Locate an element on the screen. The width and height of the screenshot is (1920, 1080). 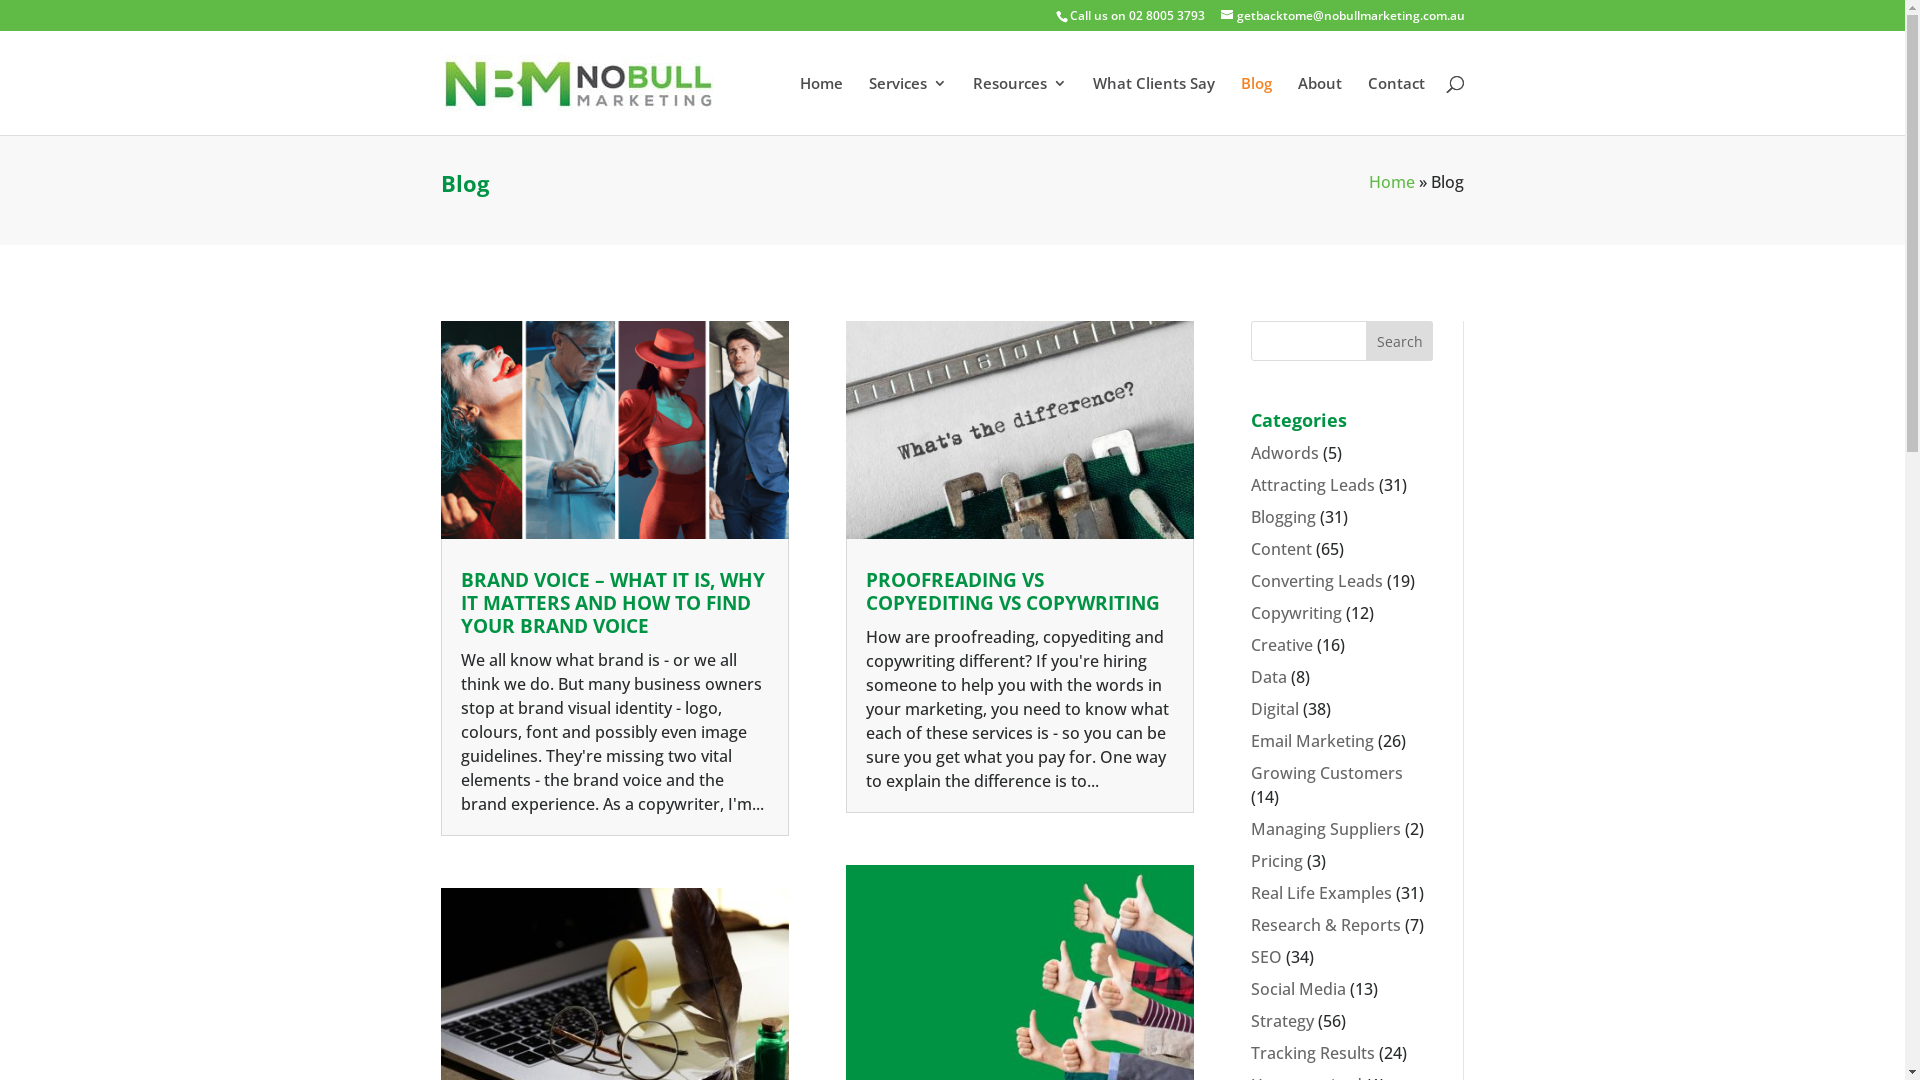
'PROOFREADING VS COPYEDITING VS COPYWRITING' is located at coordinates (1012, 590).